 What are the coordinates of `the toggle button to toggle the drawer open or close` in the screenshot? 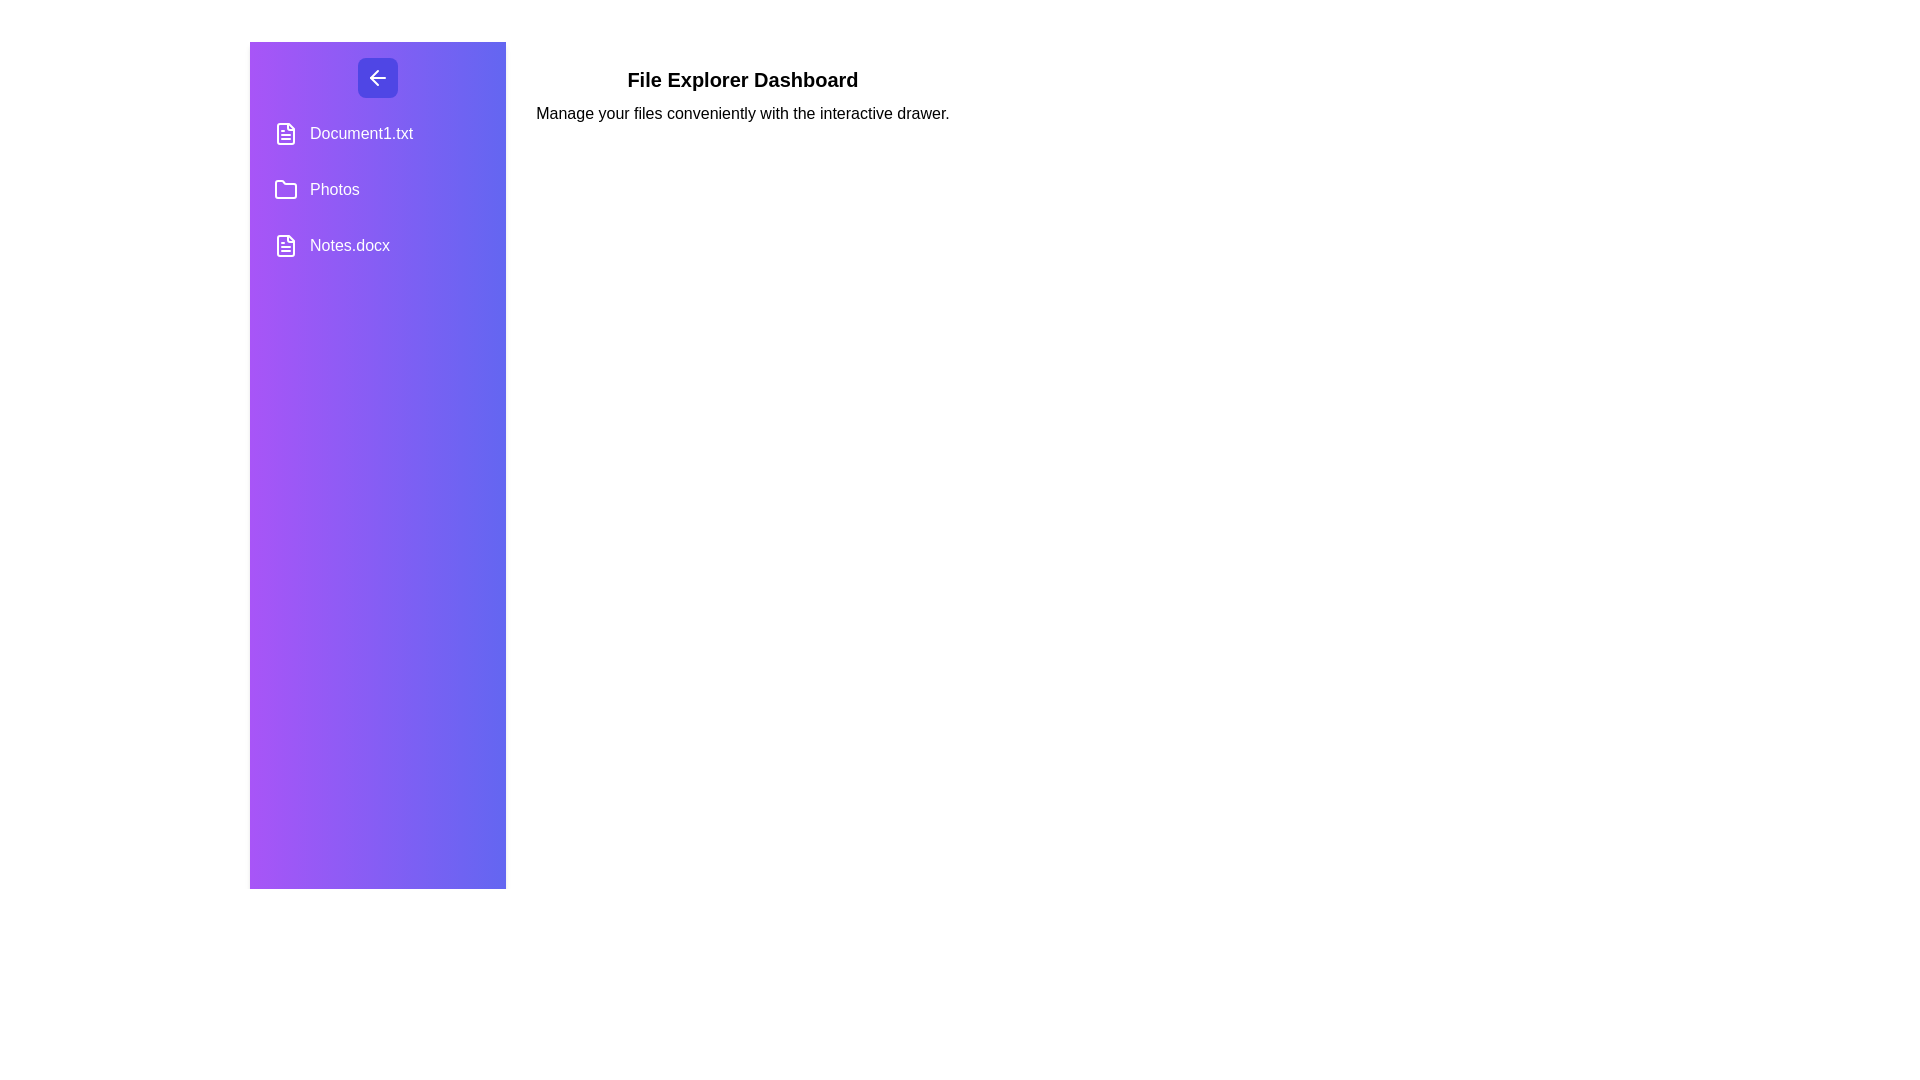 It's located at (378, 76).